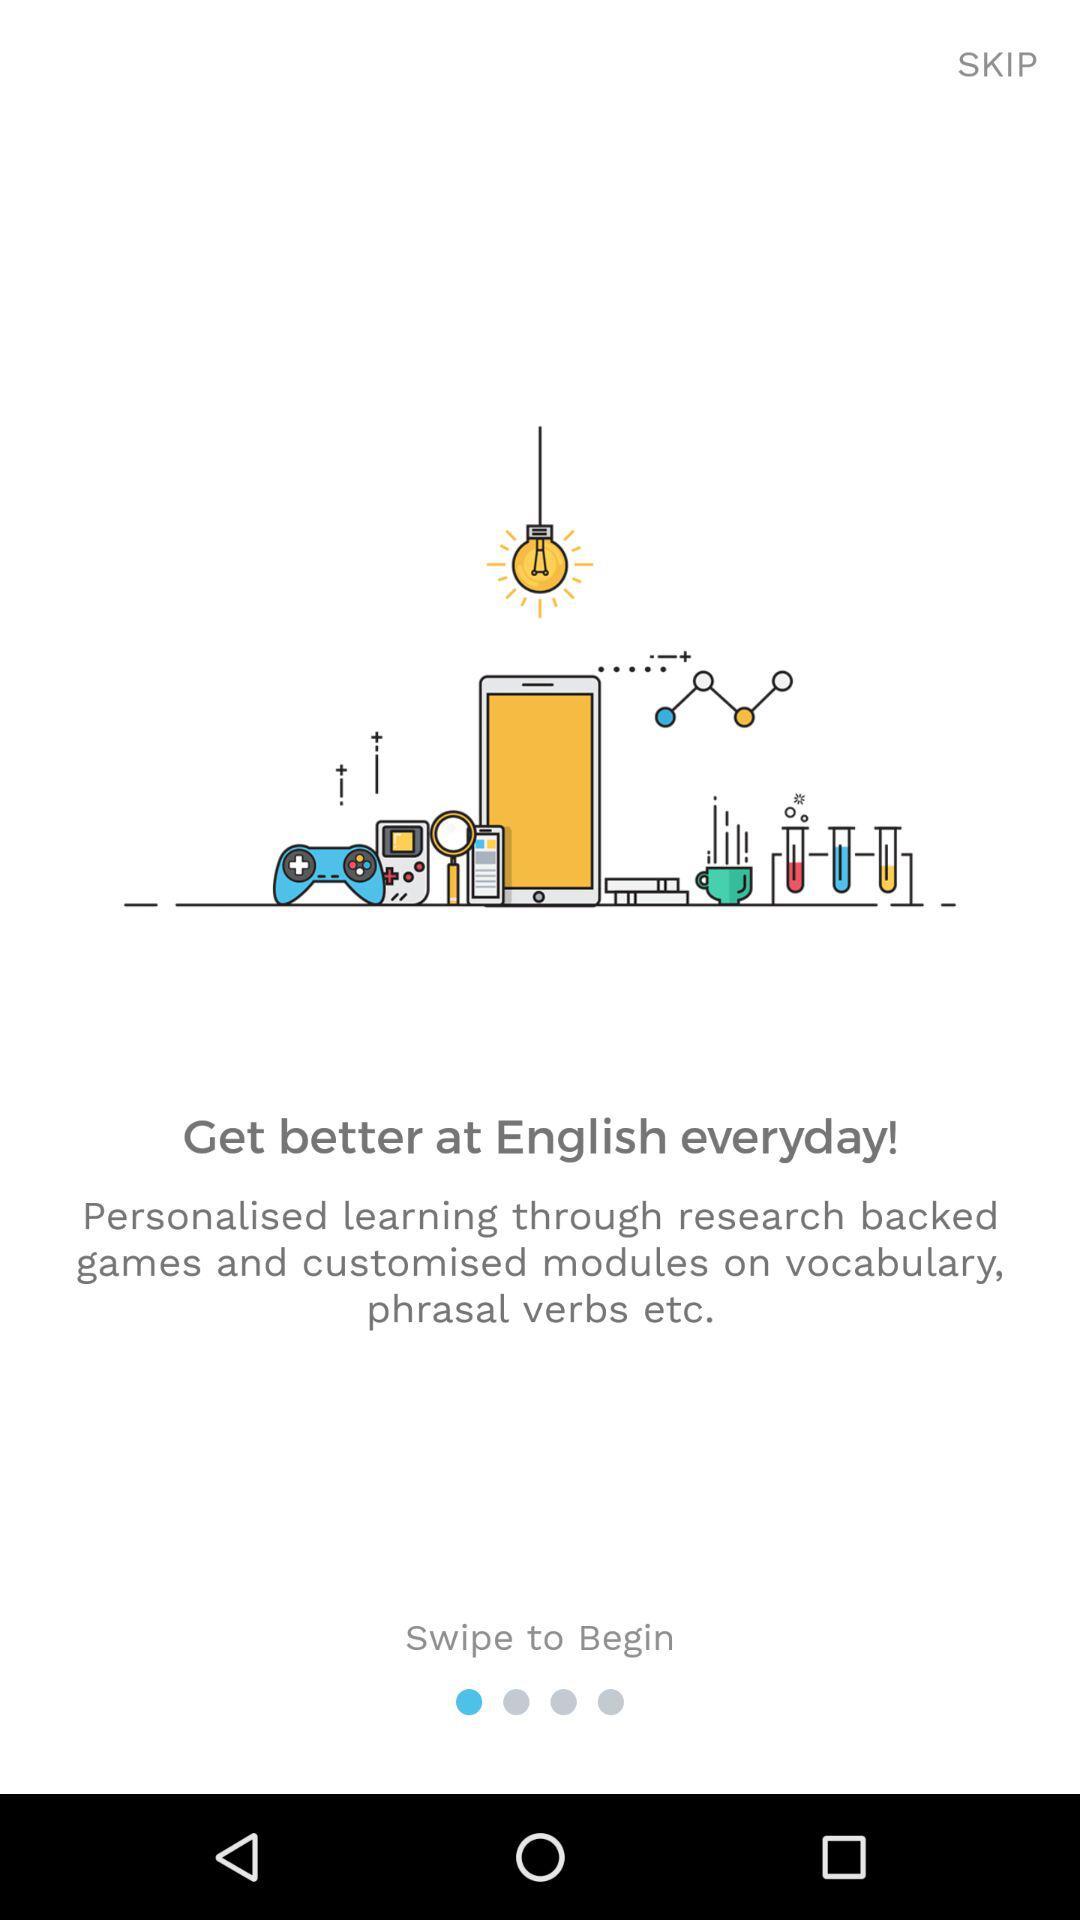 This screenshot has width=1080, height=1920. What do you see at coordinates (997, 65) in the screenshot?
I see `skip` at bounding box center [997, 65].